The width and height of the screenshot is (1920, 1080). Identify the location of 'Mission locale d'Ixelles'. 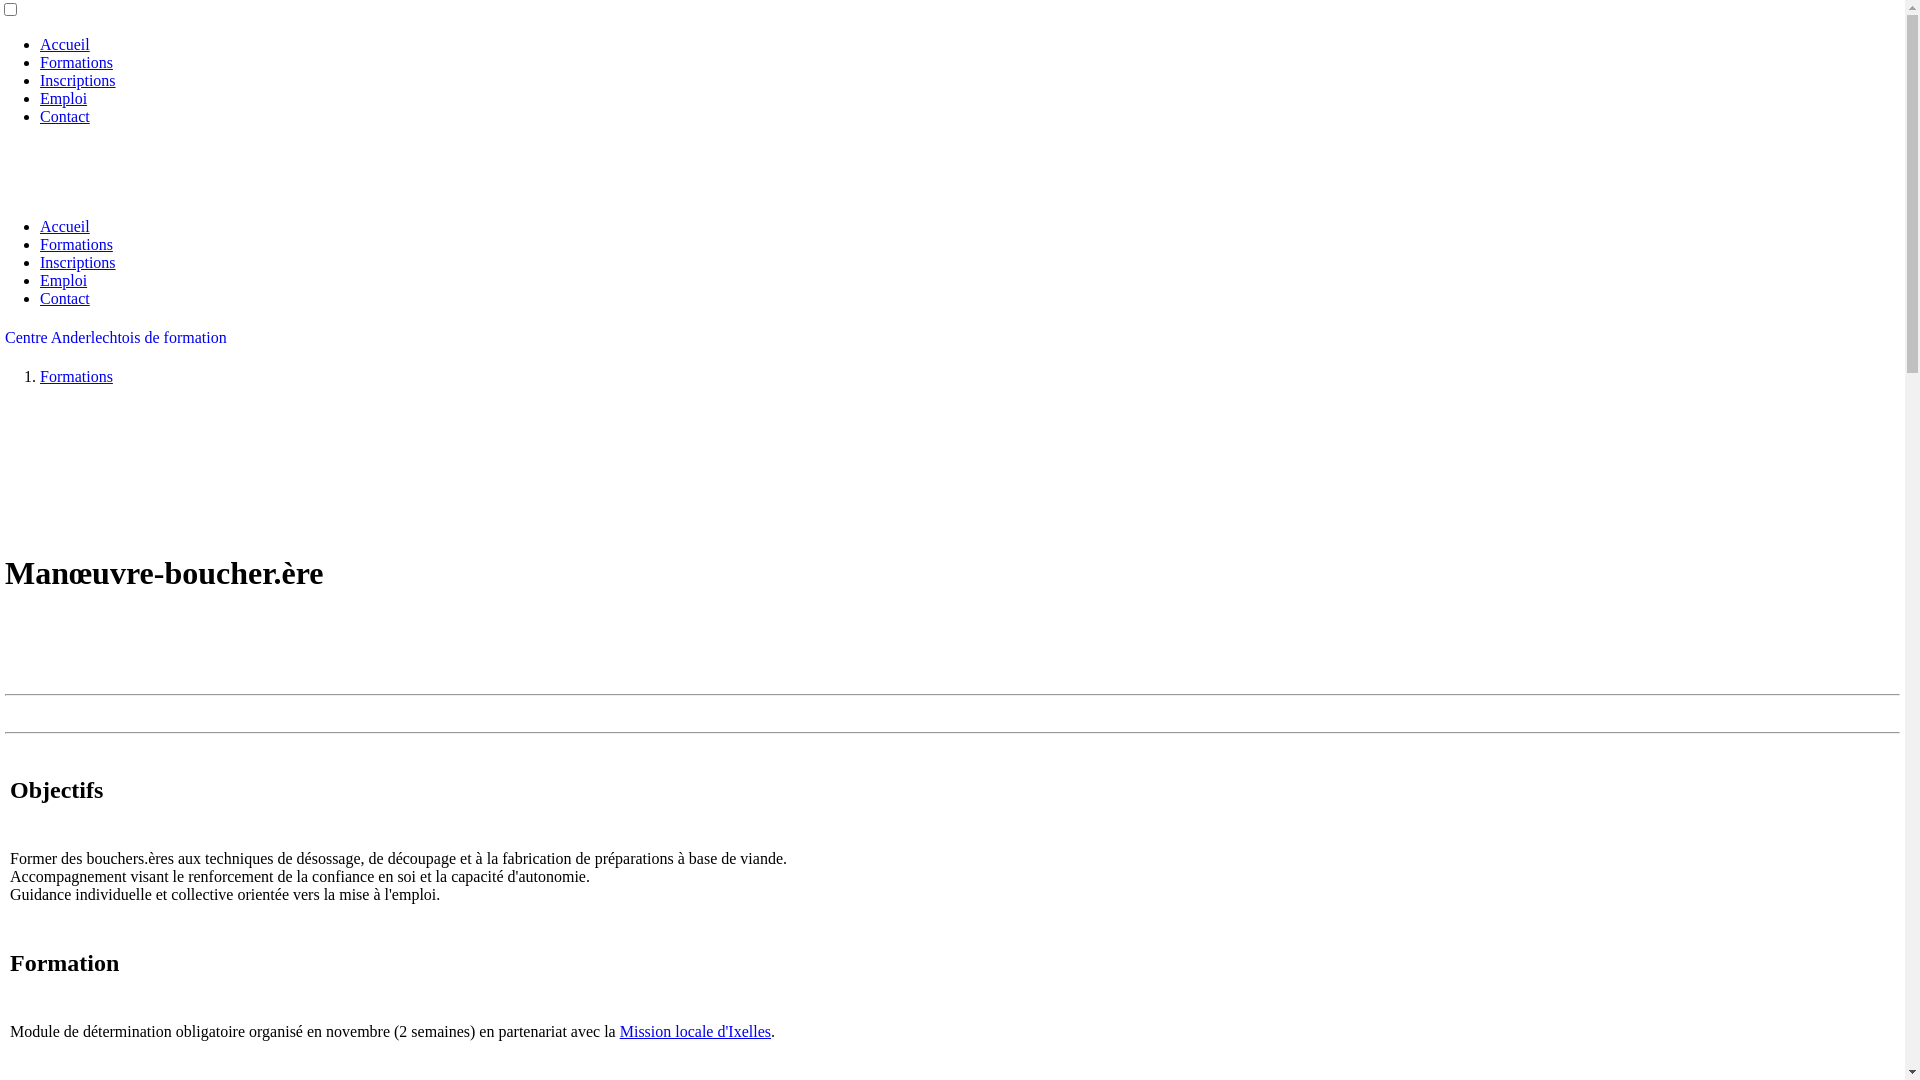
(695, 1030).